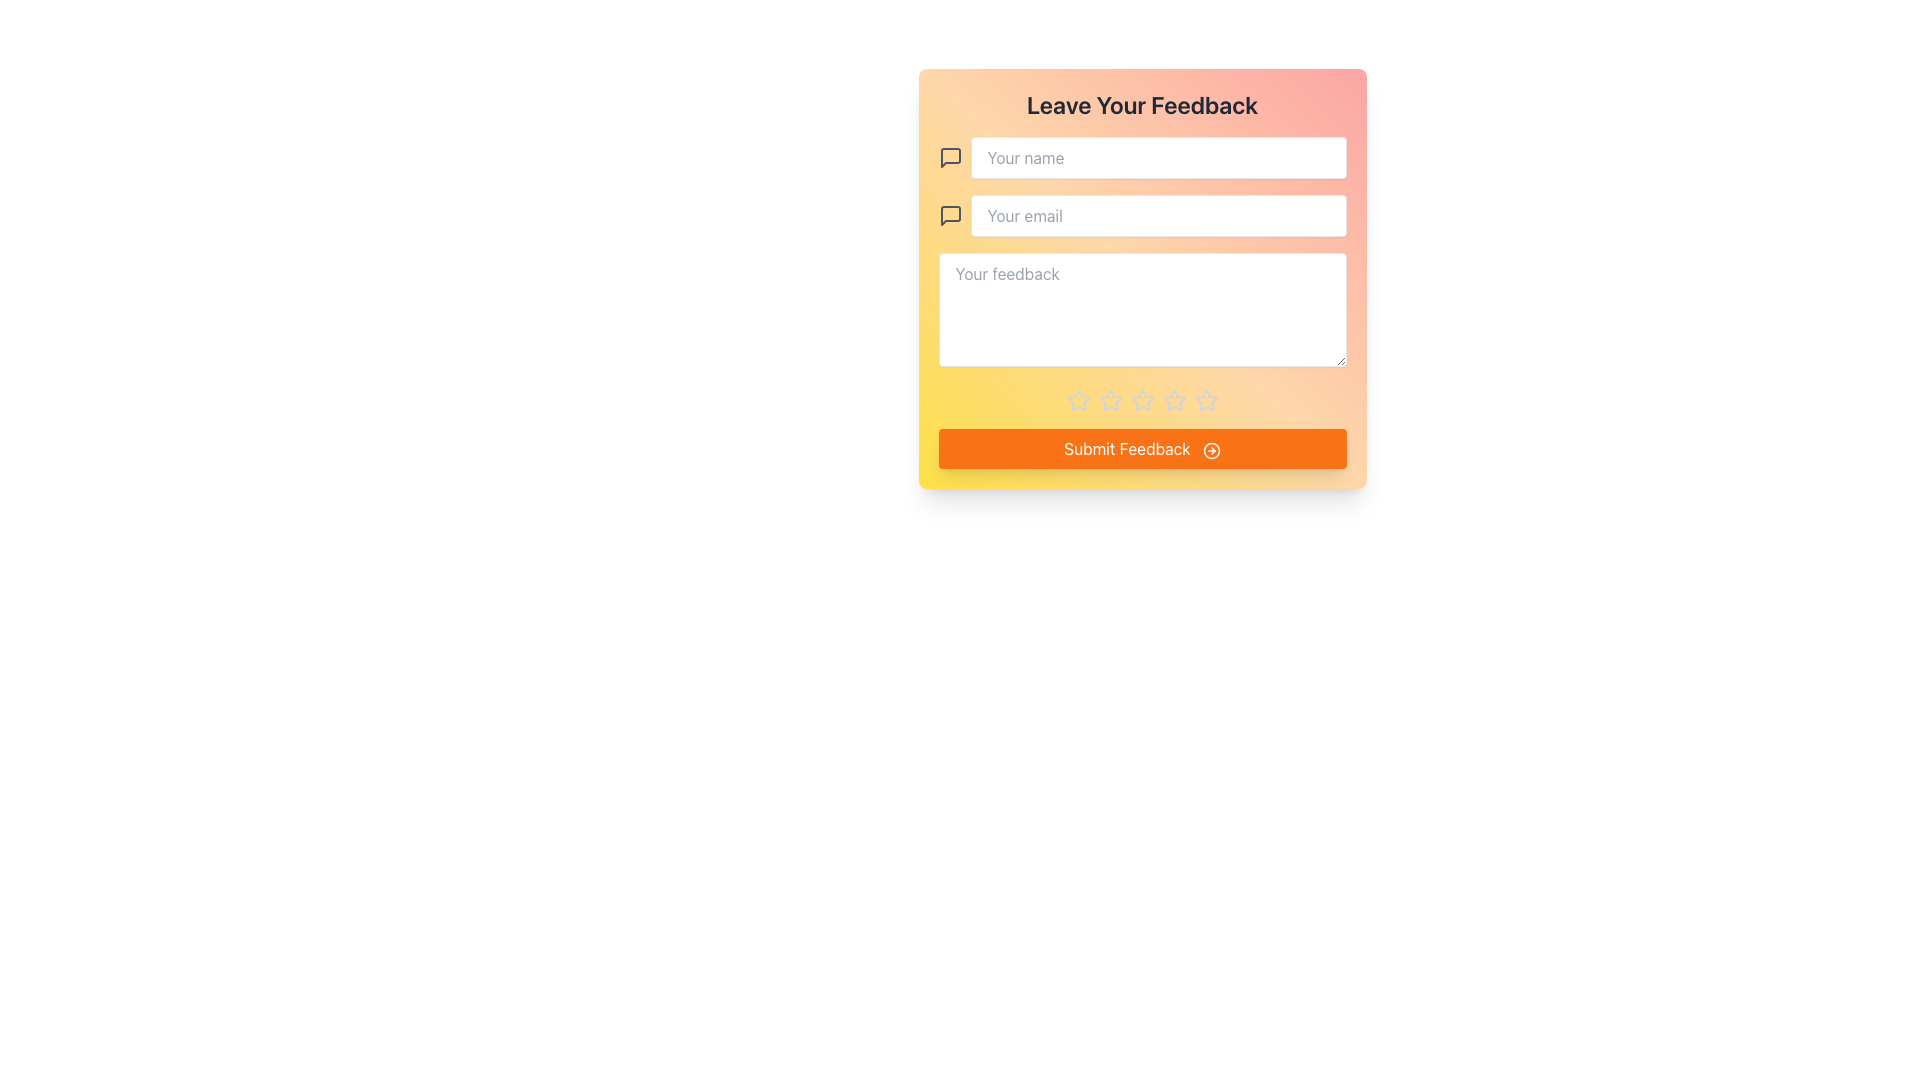 This screenshot has height=1080, width=1920. What do you see at coordinates (1142, 104) in the screenshot?
I see `the text label that reads 'Leave Your Feedback', which is styled in bold with a large font size at the top of a rectangular card` at bounding box center [1142, 104].